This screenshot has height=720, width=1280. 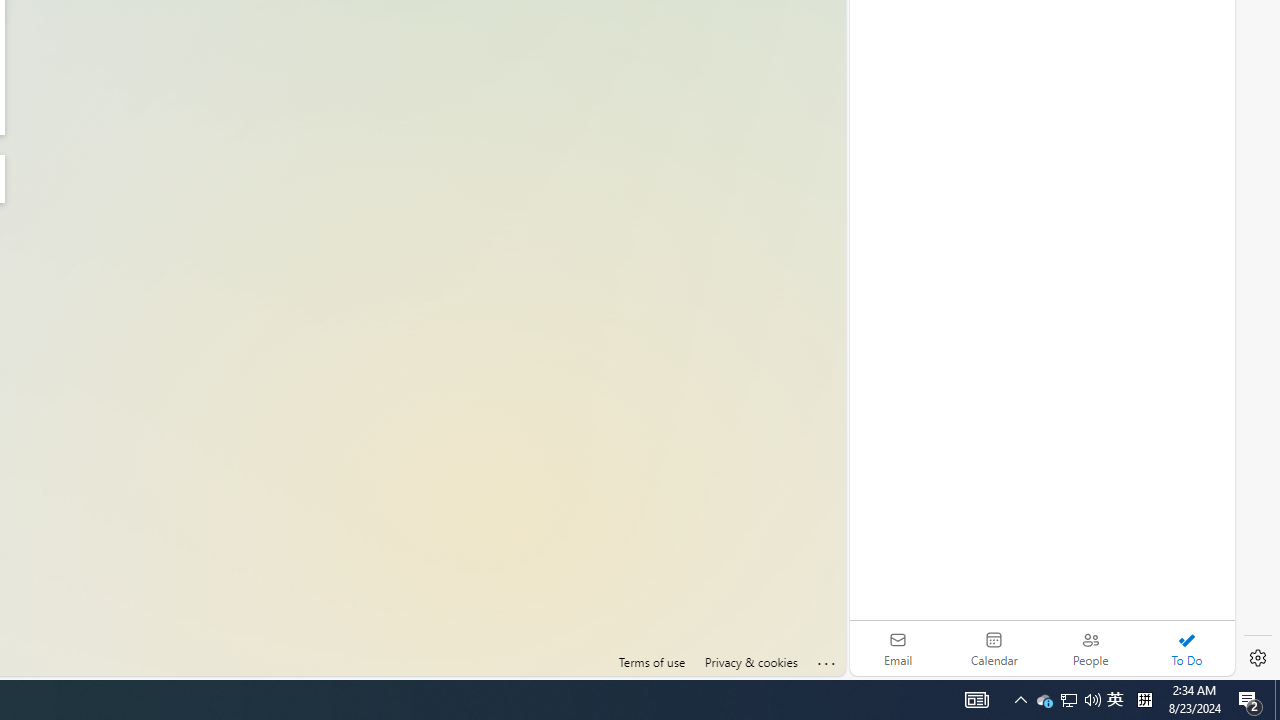 What do you see at coordinates (897, 648) in the screenshot?
I see `'Email'` at bounding box center [897, 648].